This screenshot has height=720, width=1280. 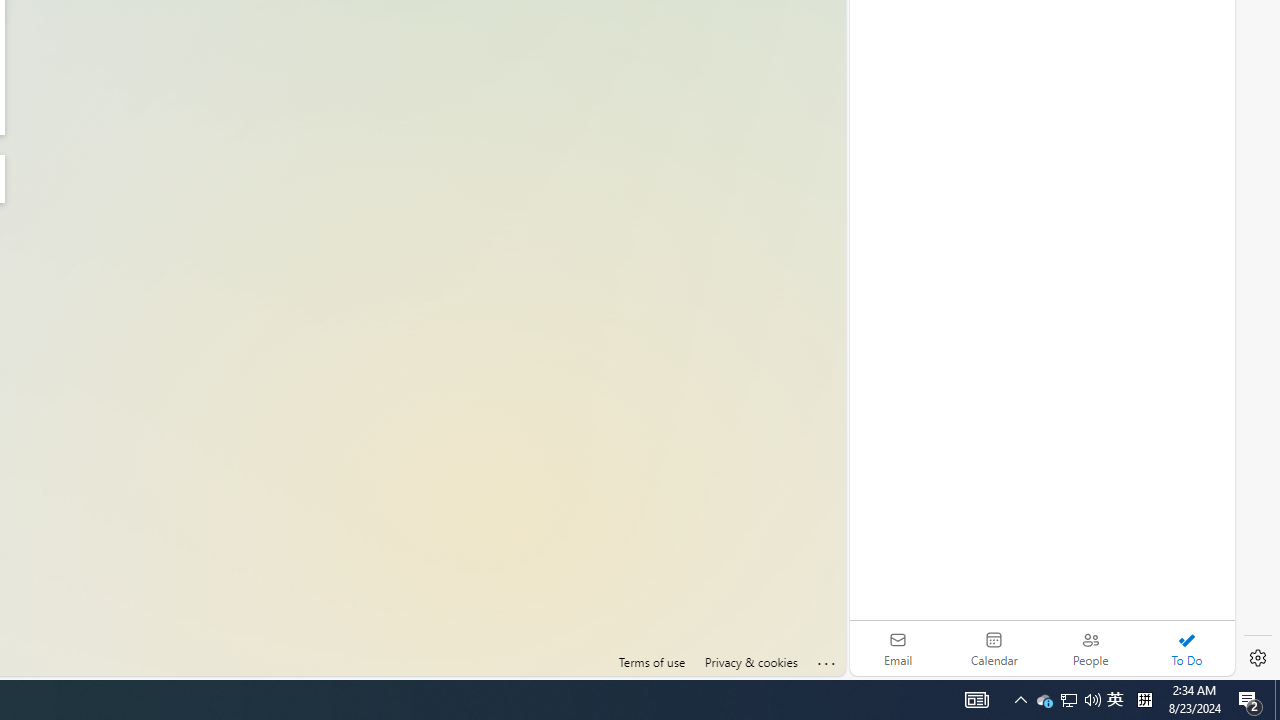 What do you see at coordinates (897, 648) in the screenshot?
I see `'Email'` at bounding box center [897, 648].